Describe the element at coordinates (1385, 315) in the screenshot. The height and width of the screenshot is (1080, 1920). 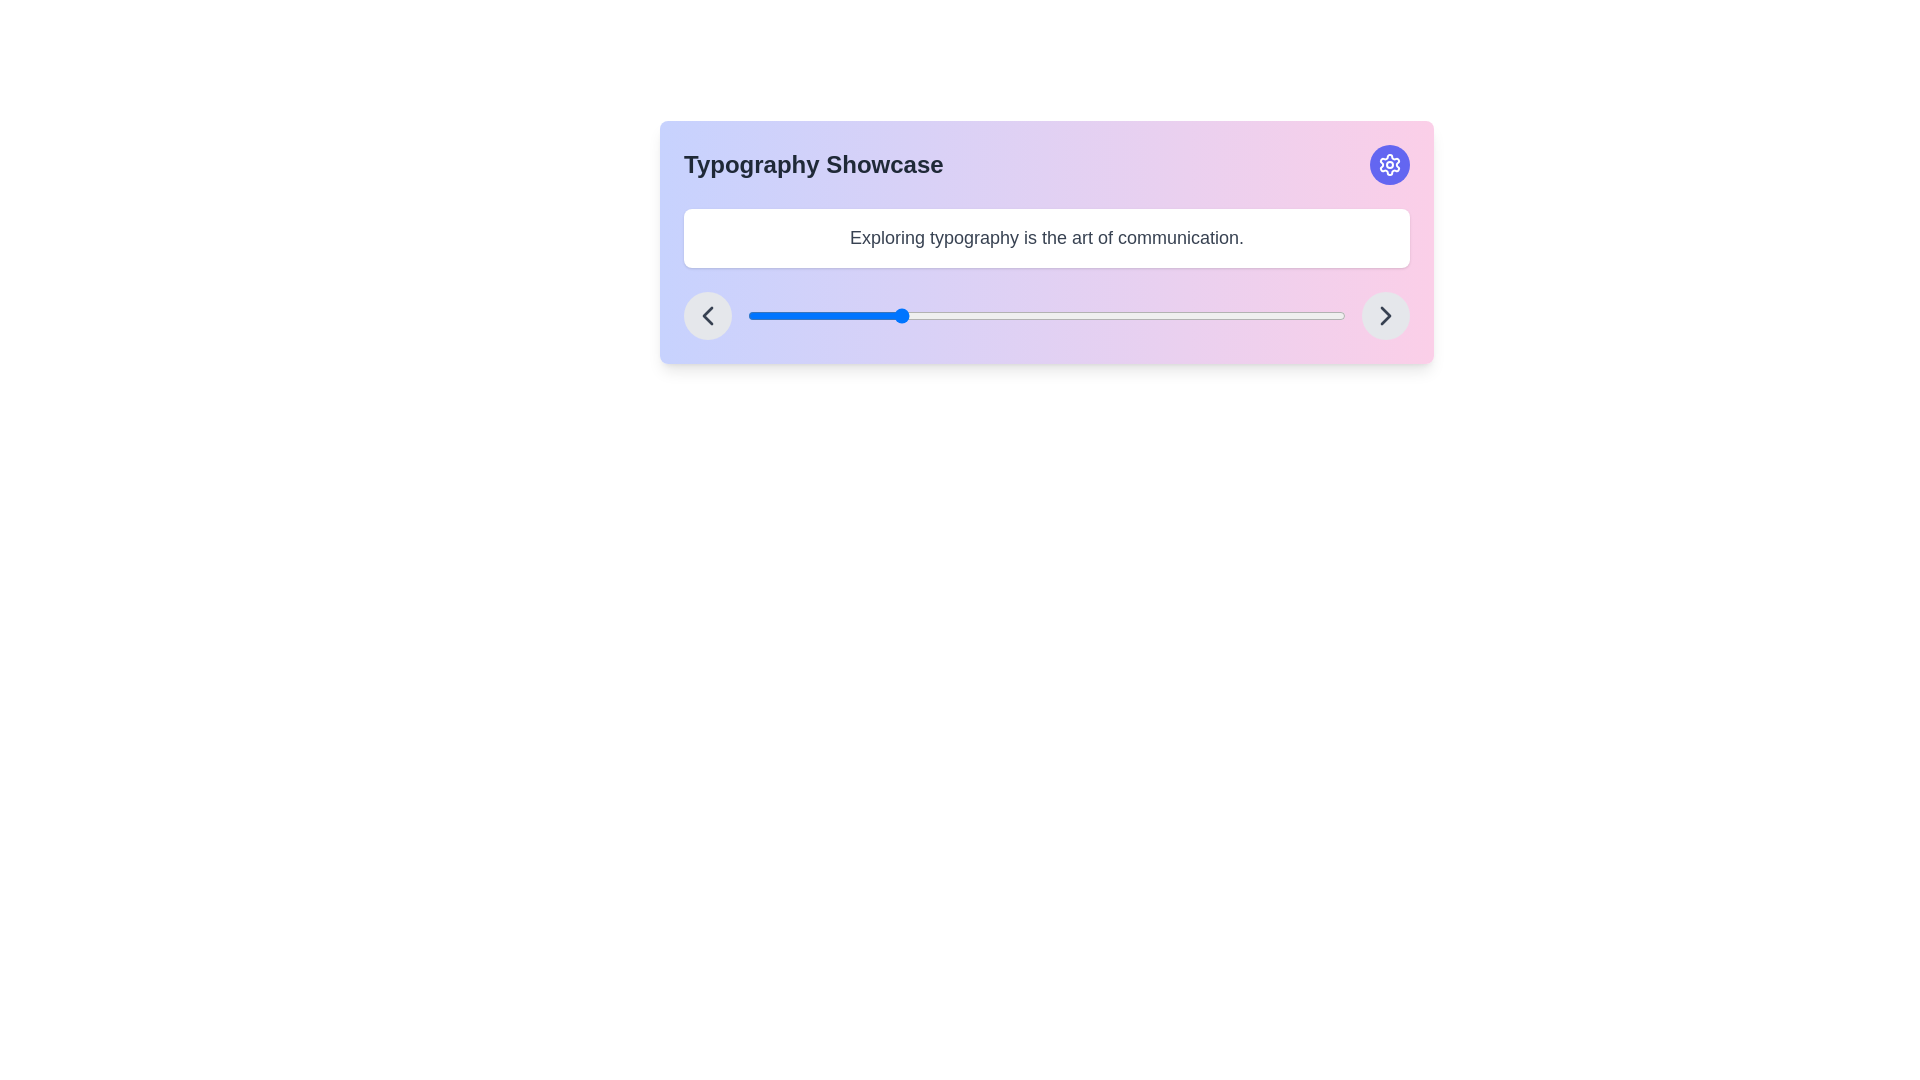
I see `the circular button with a light gray background and a black chevron pointing to the right` at that location.